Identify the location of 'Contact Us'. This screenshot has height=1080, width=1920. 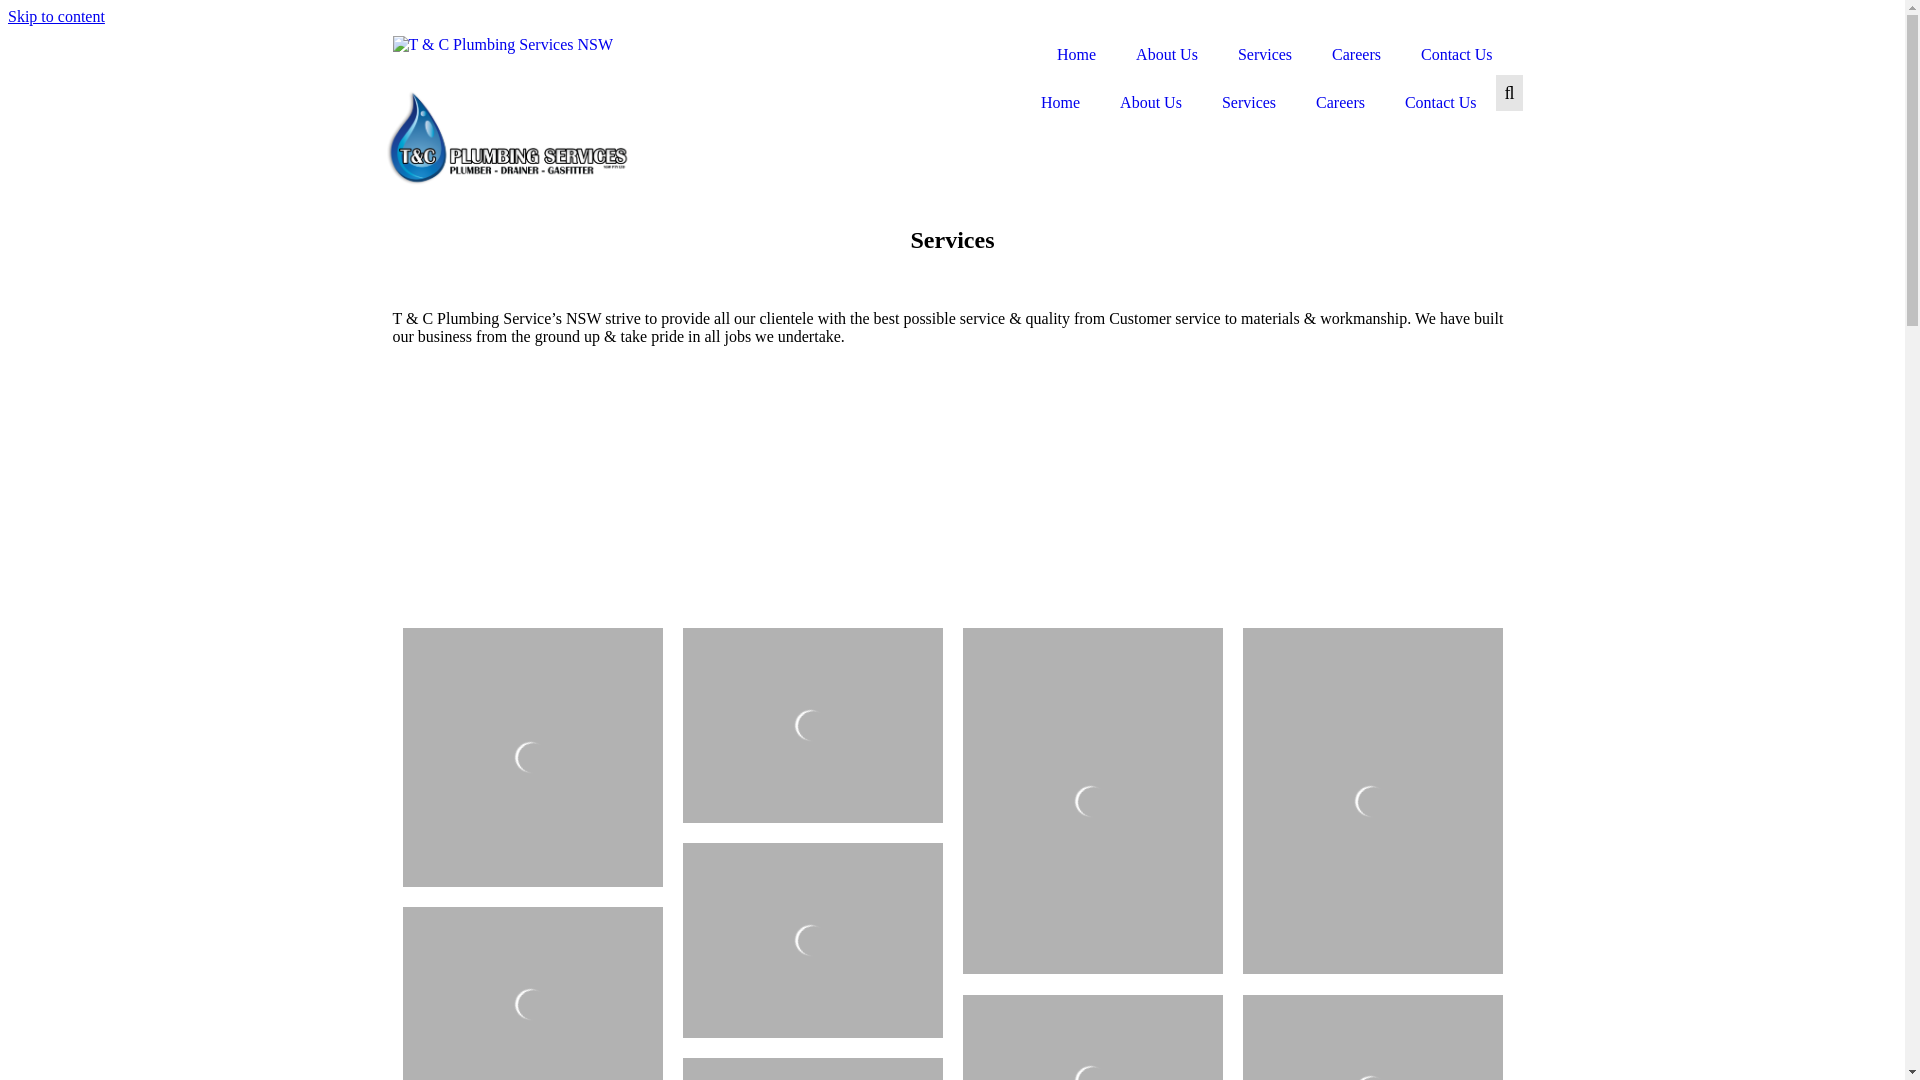
(1457, 53).